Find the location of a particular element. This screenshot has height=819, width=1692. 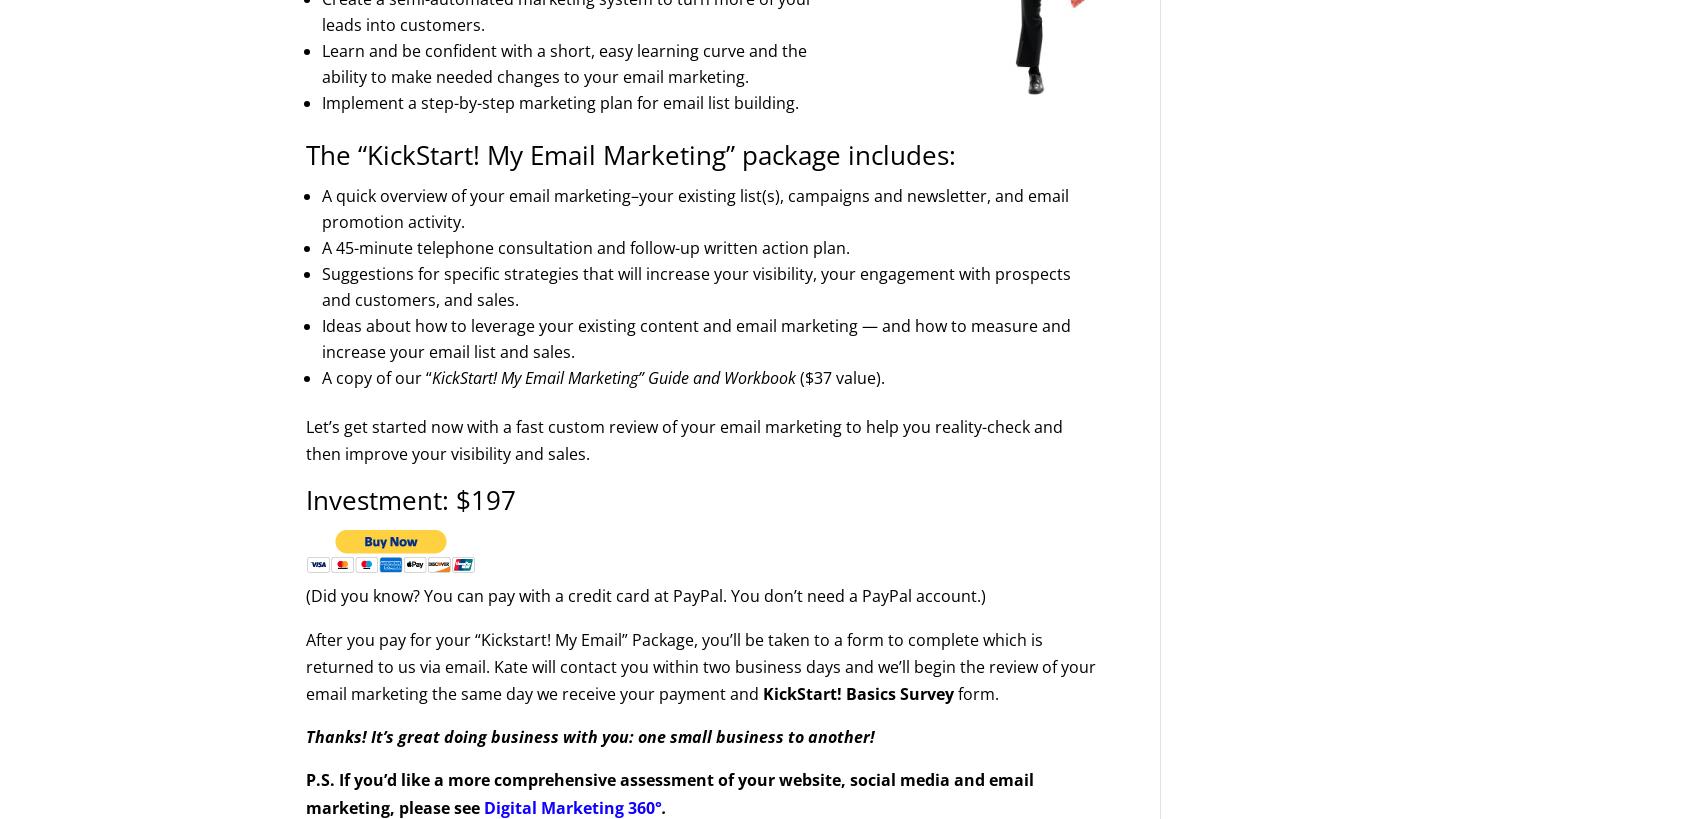

'KickStart! My Email Marketing” Guide and Workbook' is located at coordinates (613, 376).